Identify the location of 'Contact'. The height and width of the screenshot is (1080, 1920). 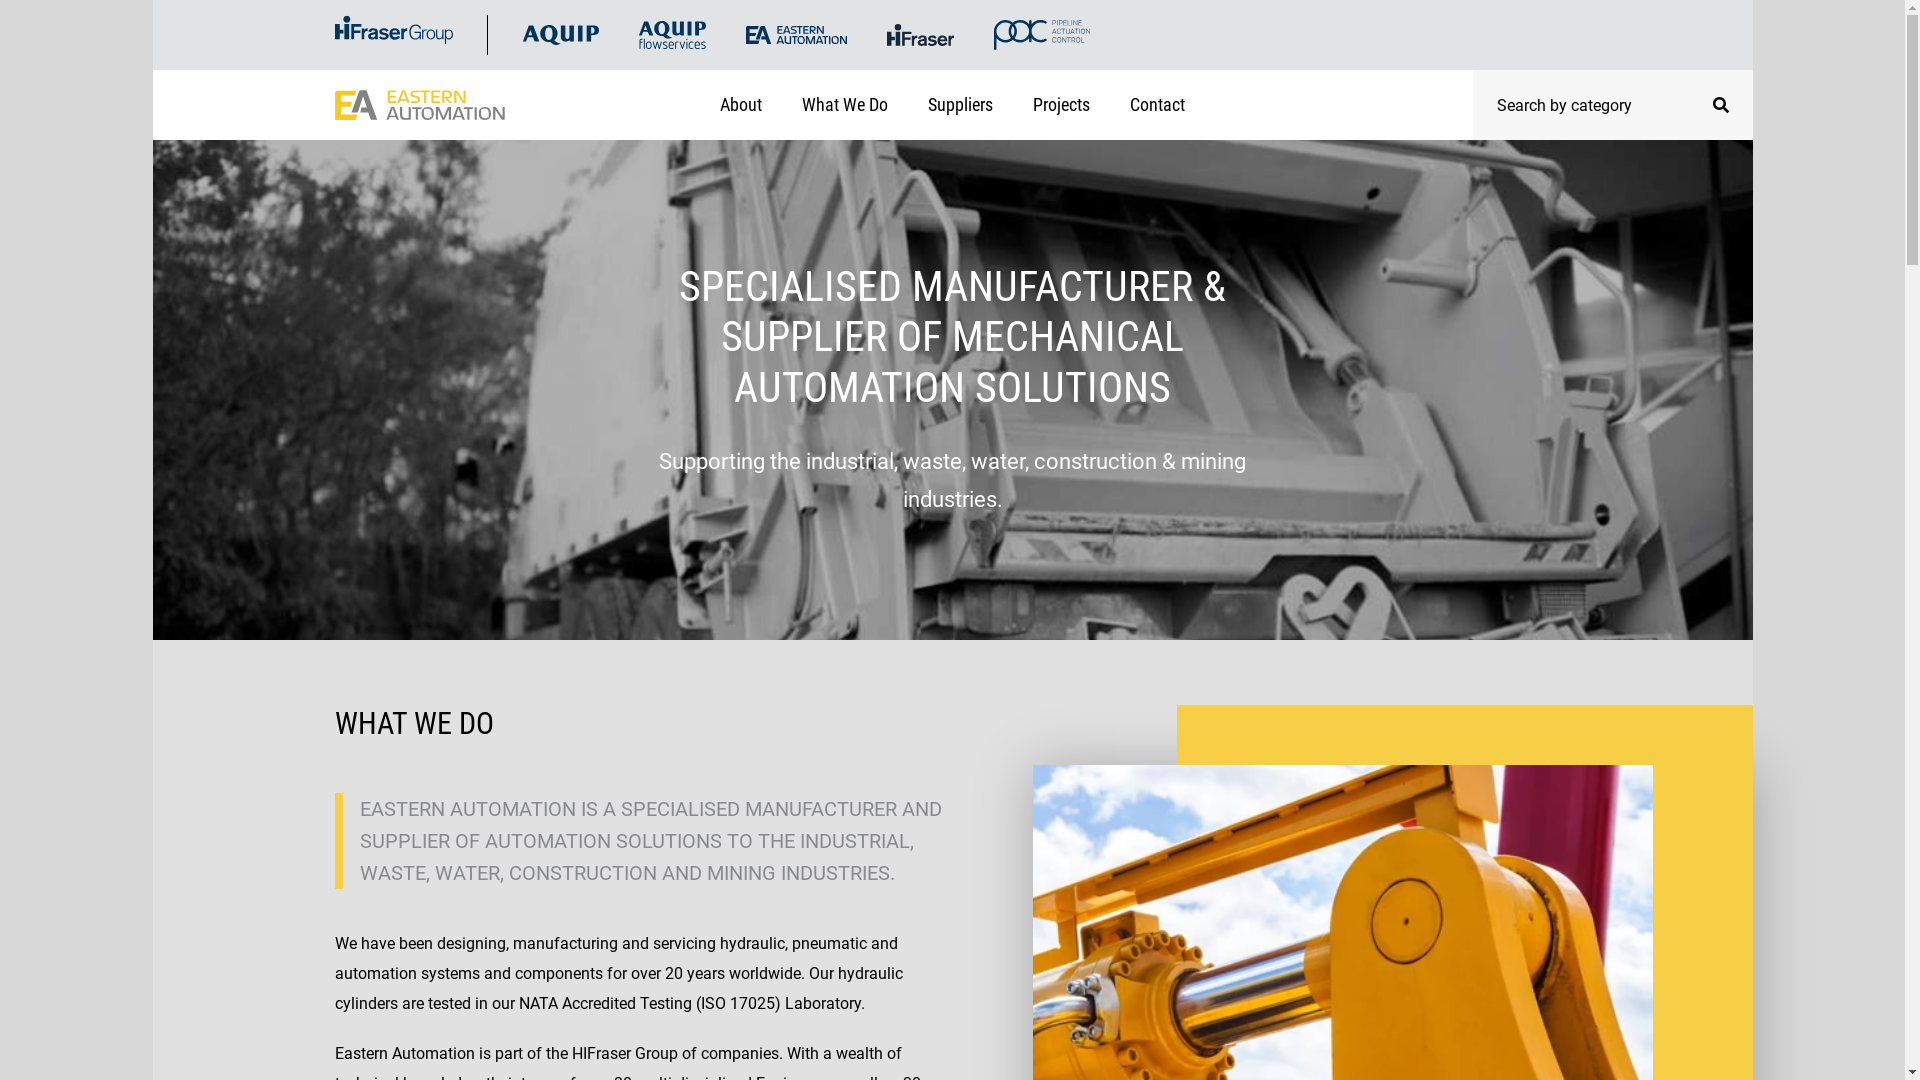
(1157, 104).